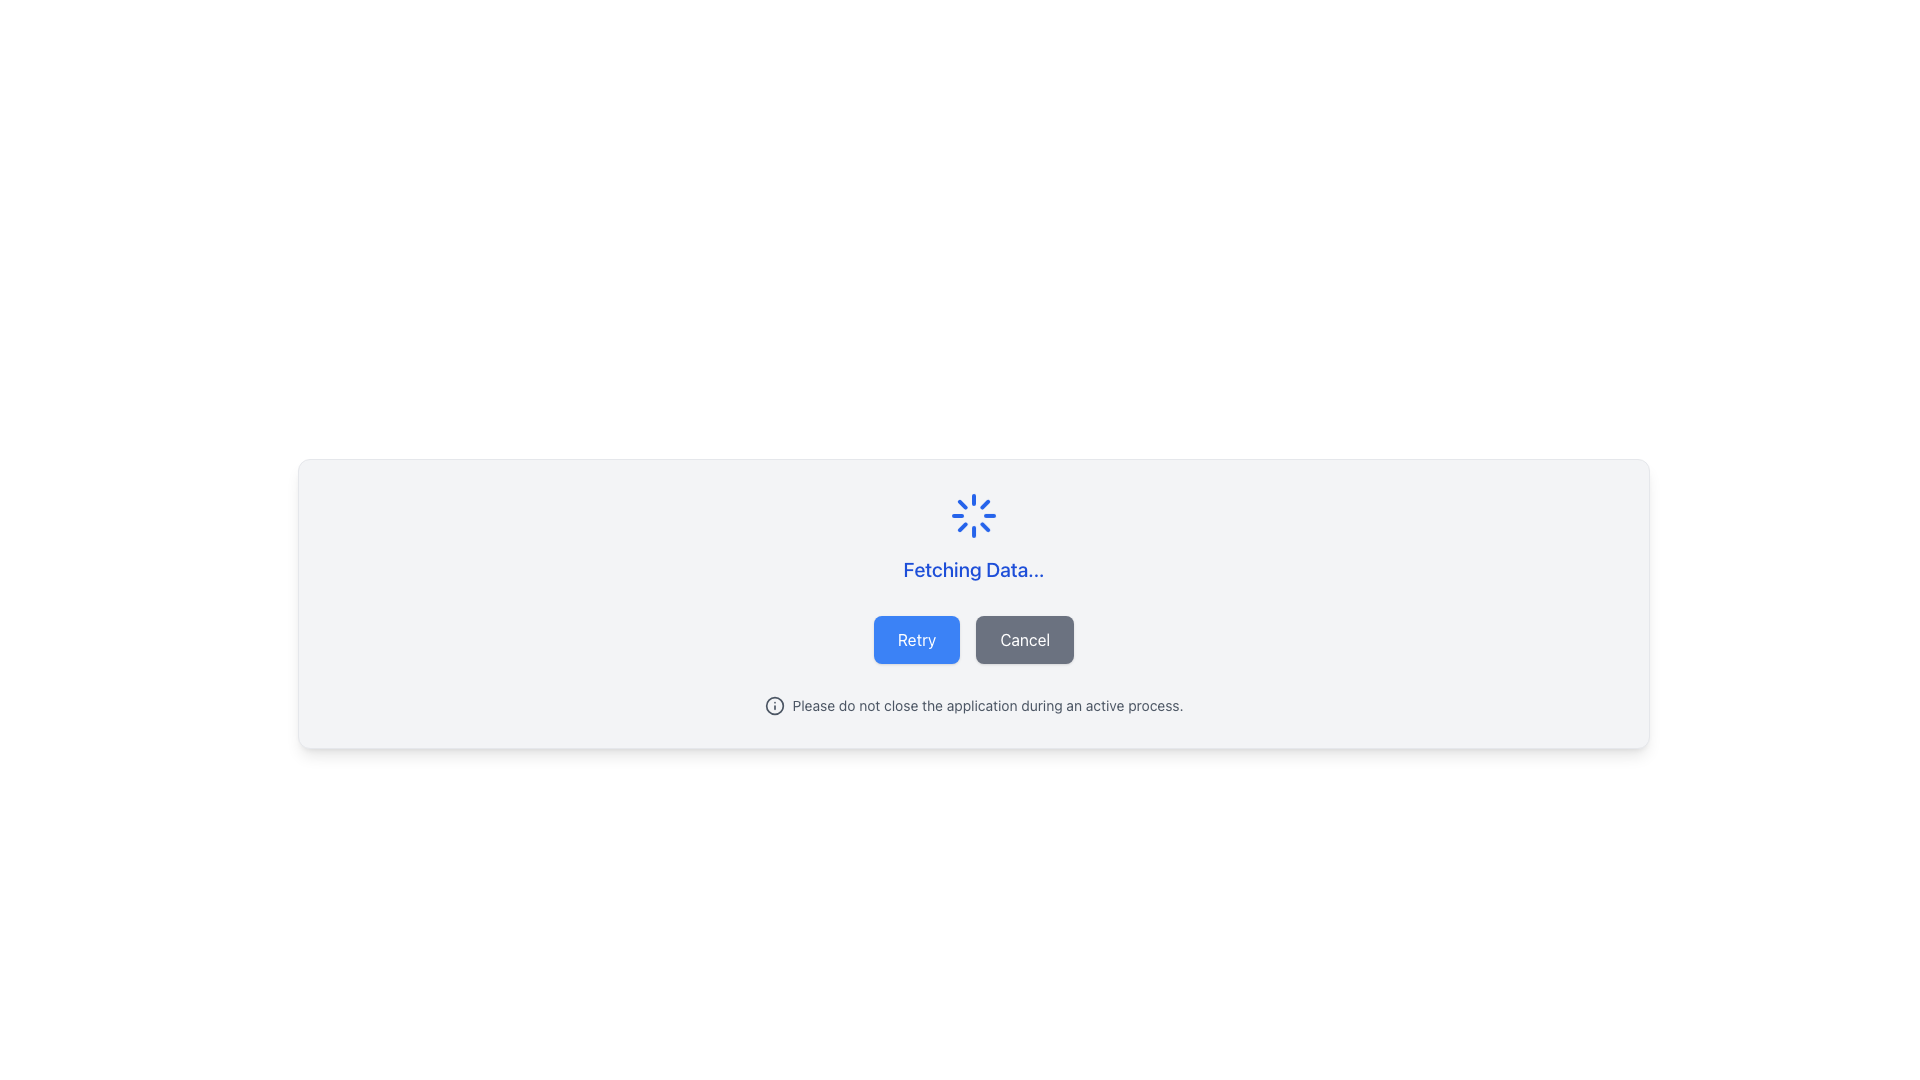 Image resolution: width=1920 pixels, height=1080 pixels. What do you see at coordinates (773, 704) in the screenshot?
I see `the SVG Circle element which has a 10-unit radius and serves as the outermost circular boundary of a rounded icon, located between a text section and buttons` at bounding box center [773, 704].